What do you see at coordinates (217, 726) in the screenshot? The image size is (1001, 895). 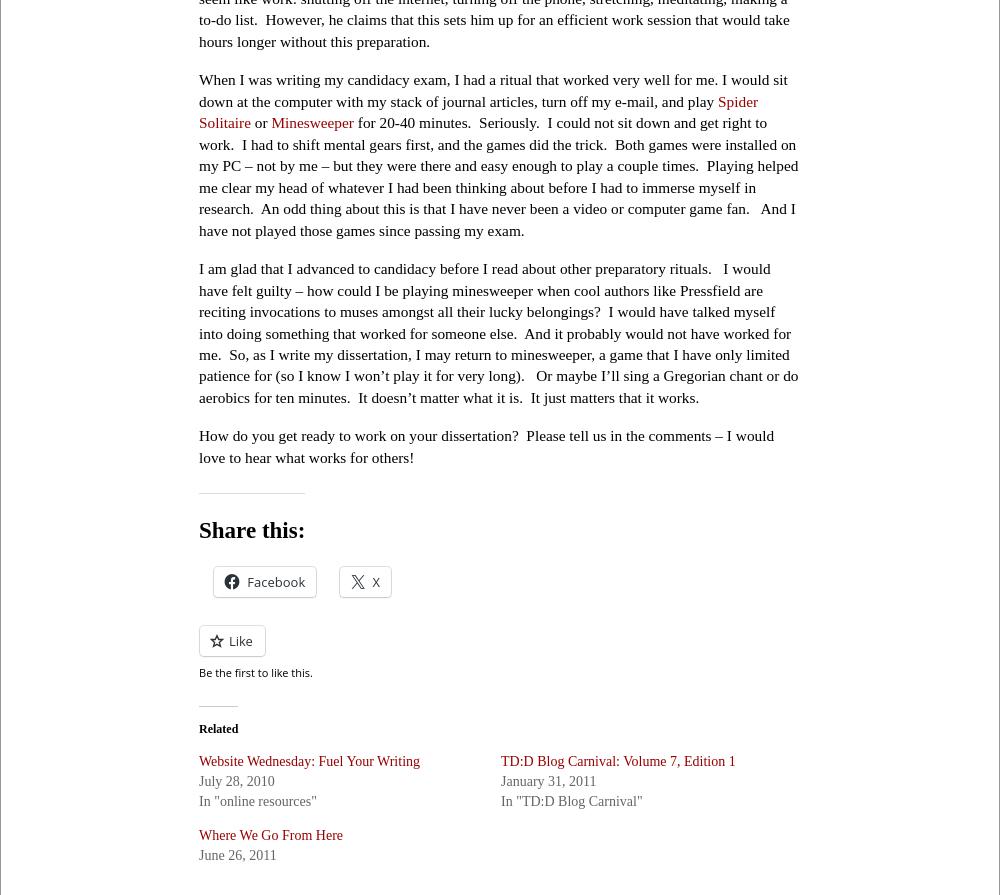 I see `'Related'` at bounding box center [217, 726].